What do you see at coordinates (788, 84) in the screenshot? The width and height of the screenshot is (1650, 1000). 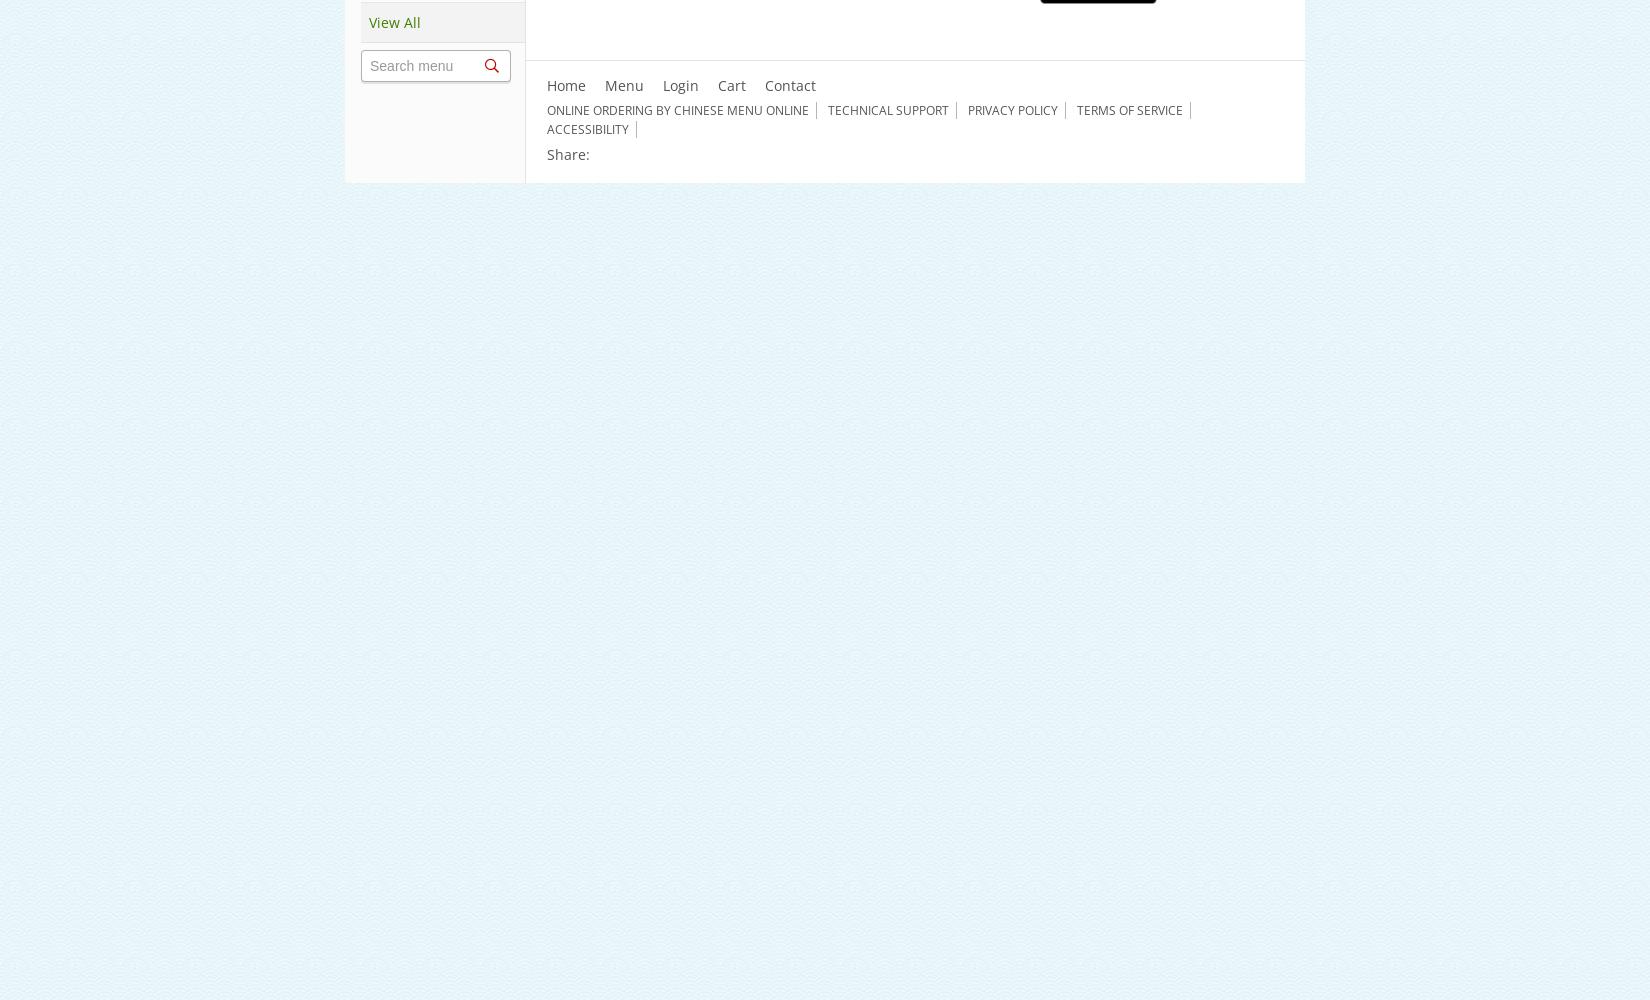 I see `'Contact'` at bounding box center [788, 84].